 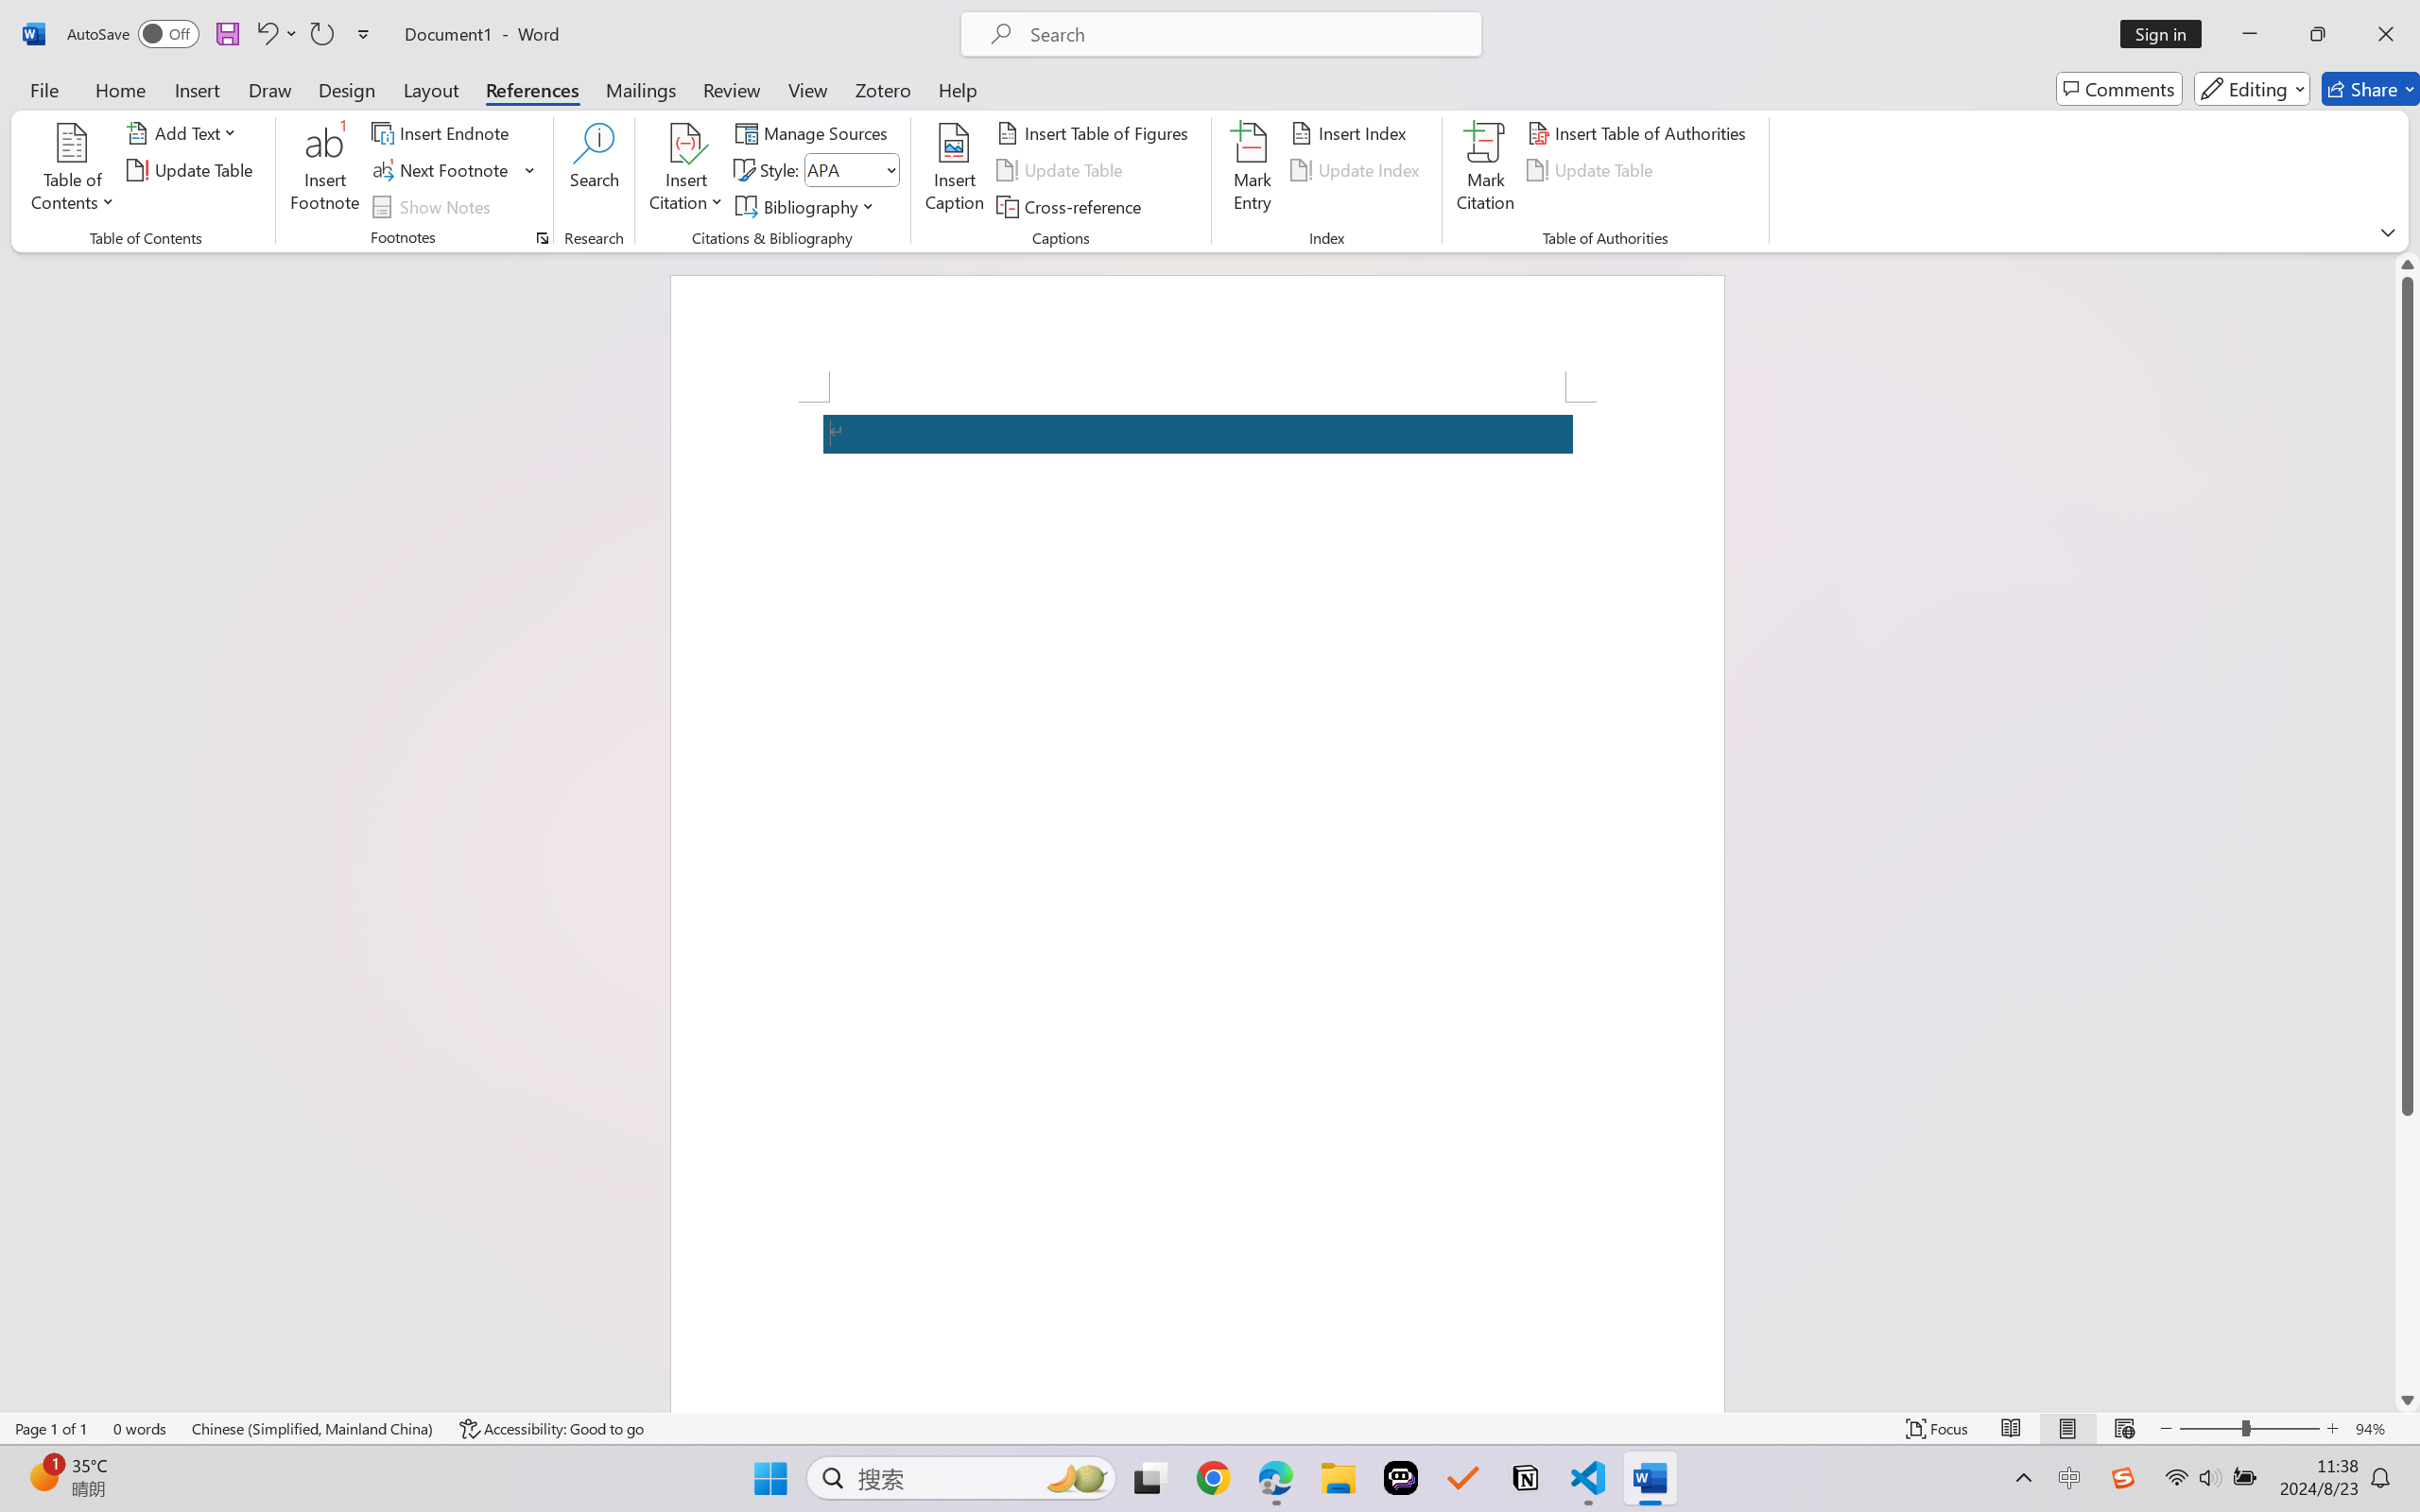 What do you see at coordinates (73, 170) in the screenshot?
I see `'Table of Contents'` at bounding box center [73, 170].